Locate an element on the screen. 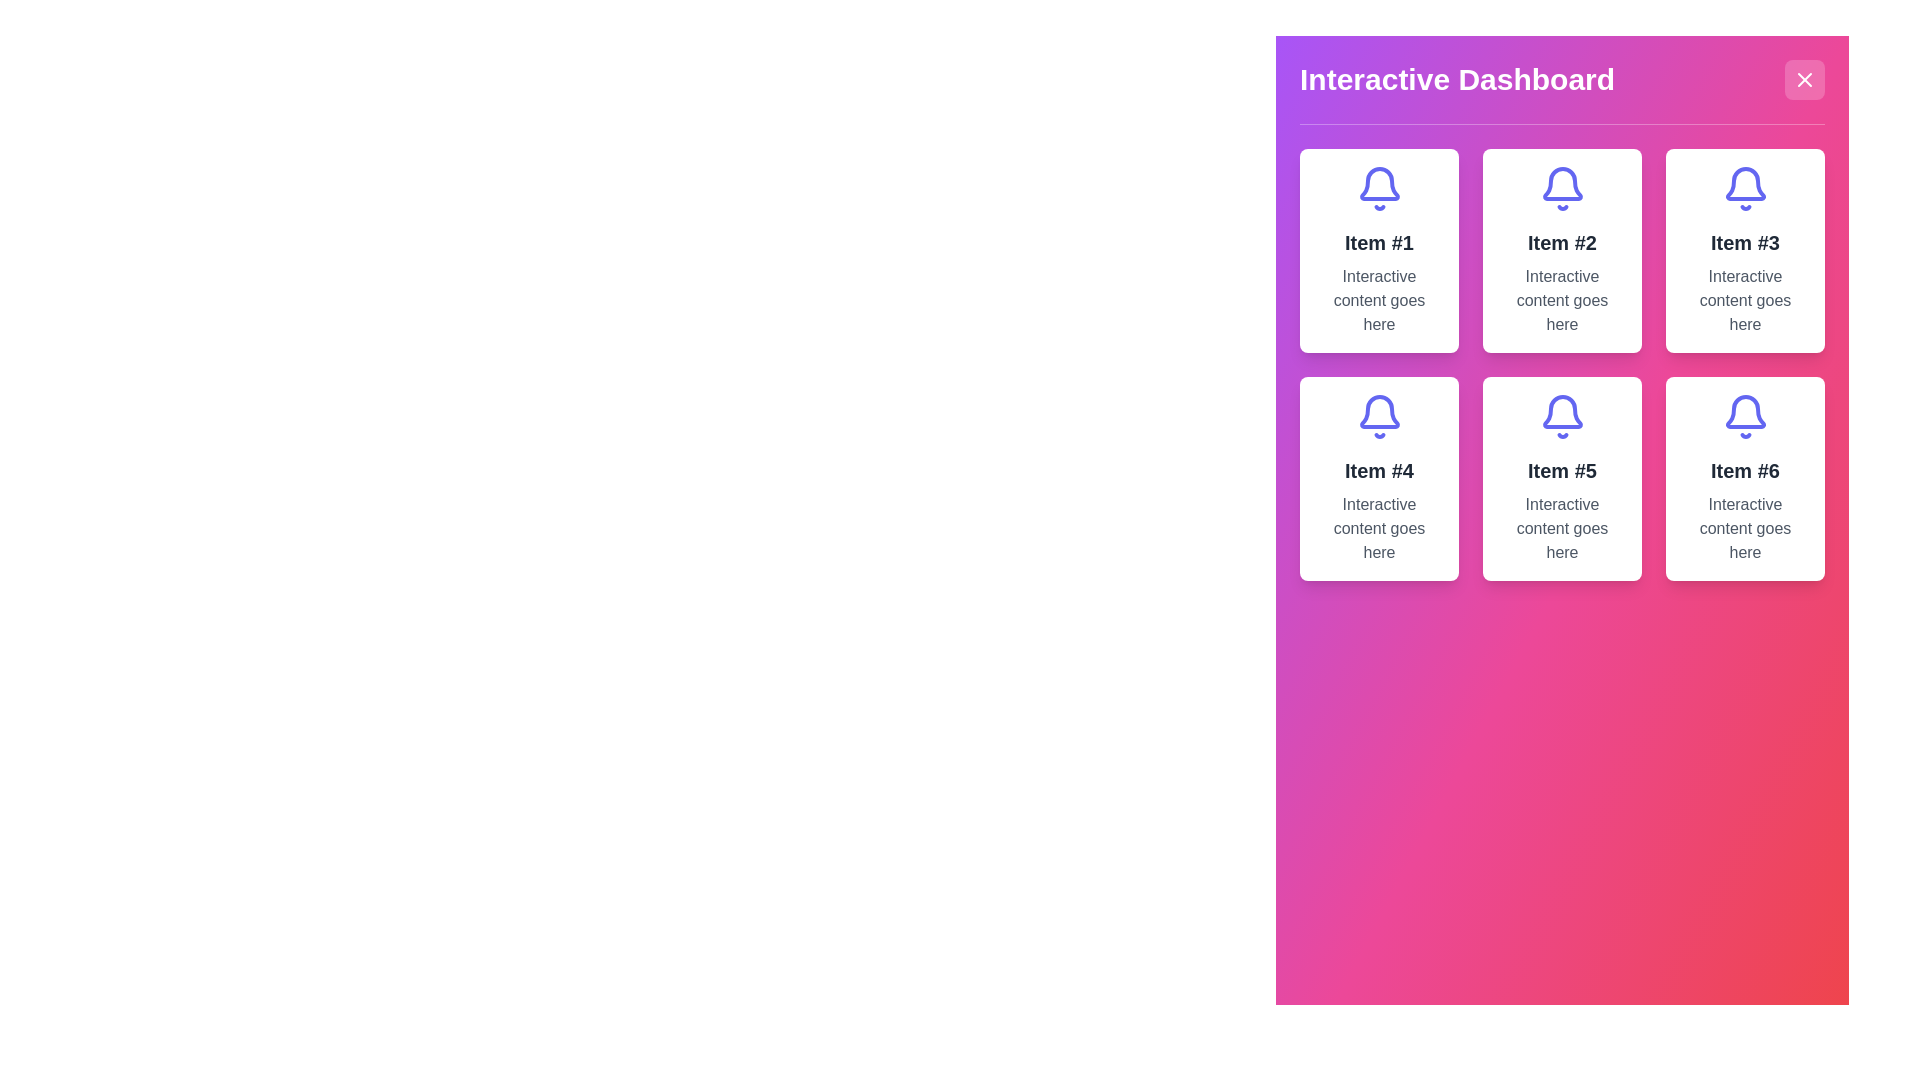 The image size is (1920, 1080). the notification icon located at the top of the card labeled 'Item #2', positioned in the middle of the grid layout of six cards, to trigger the associated card's functionality is located at coordinates (1561, 189).